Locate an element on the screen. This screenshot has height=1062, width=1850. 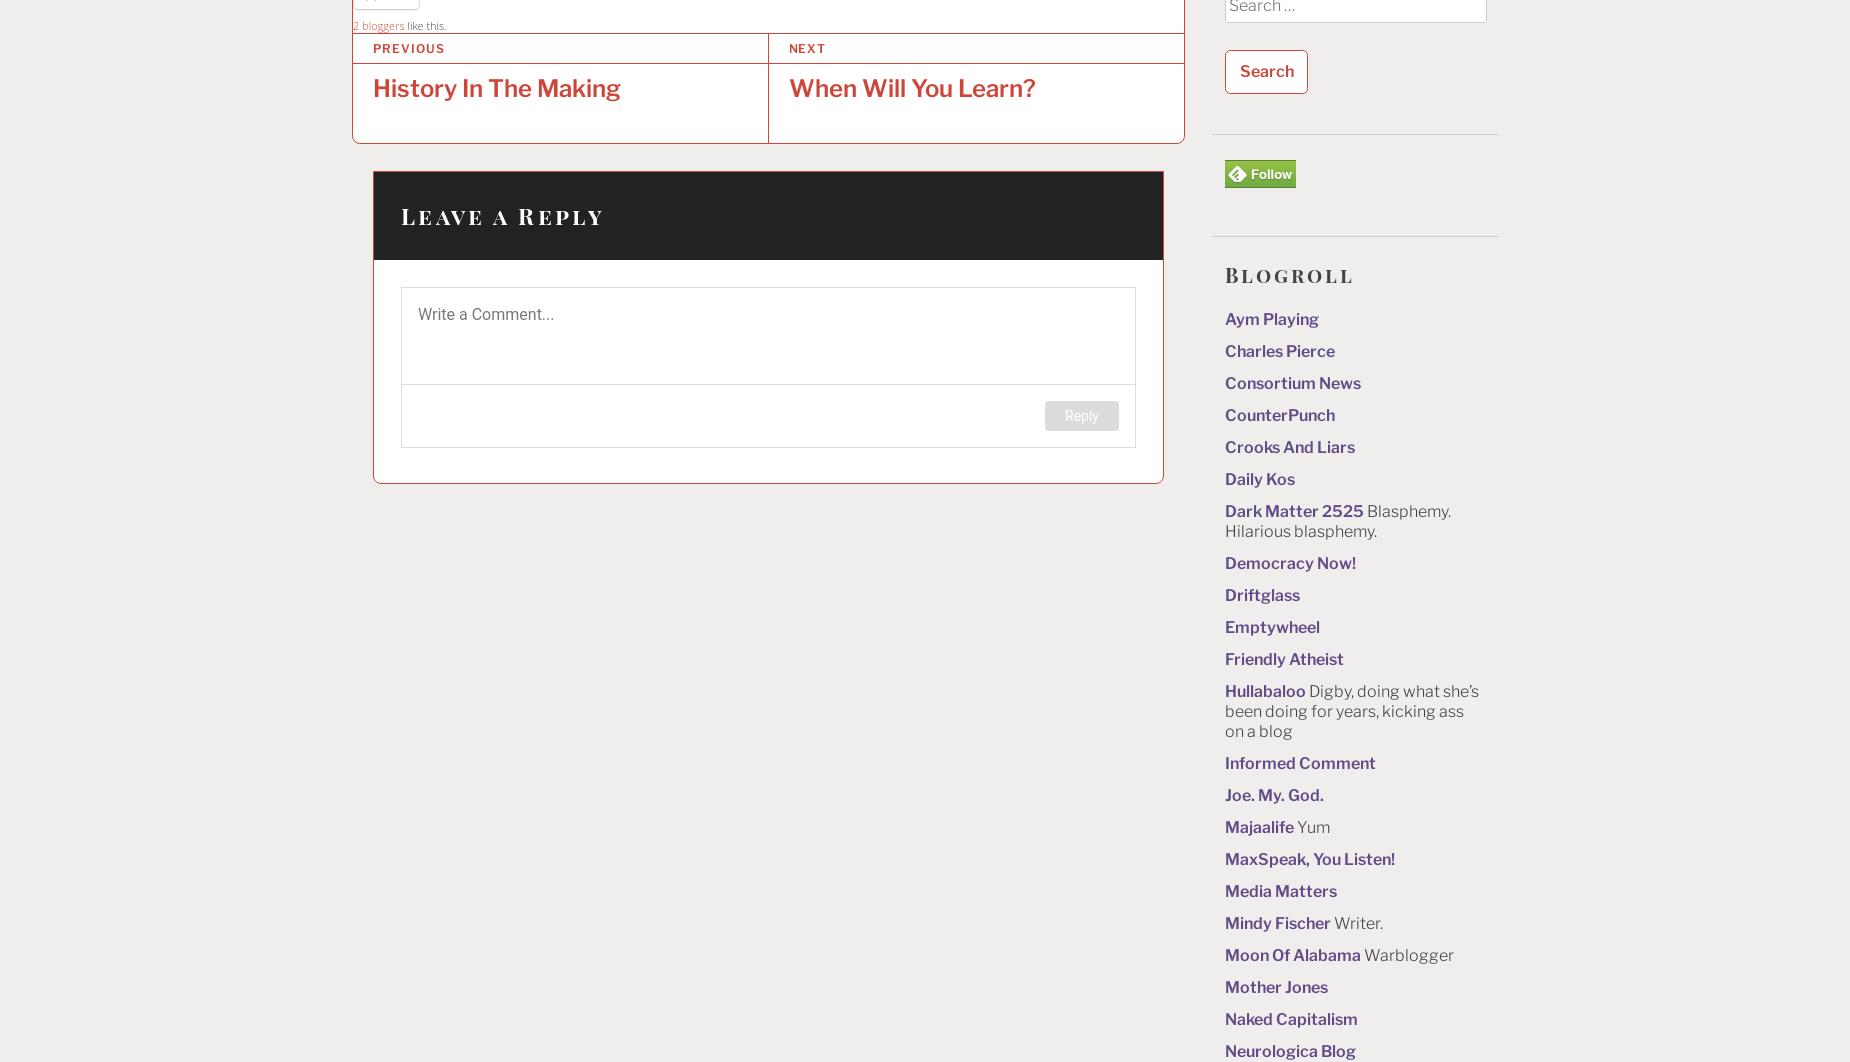
'Next' is located at coordinates (806, 48).